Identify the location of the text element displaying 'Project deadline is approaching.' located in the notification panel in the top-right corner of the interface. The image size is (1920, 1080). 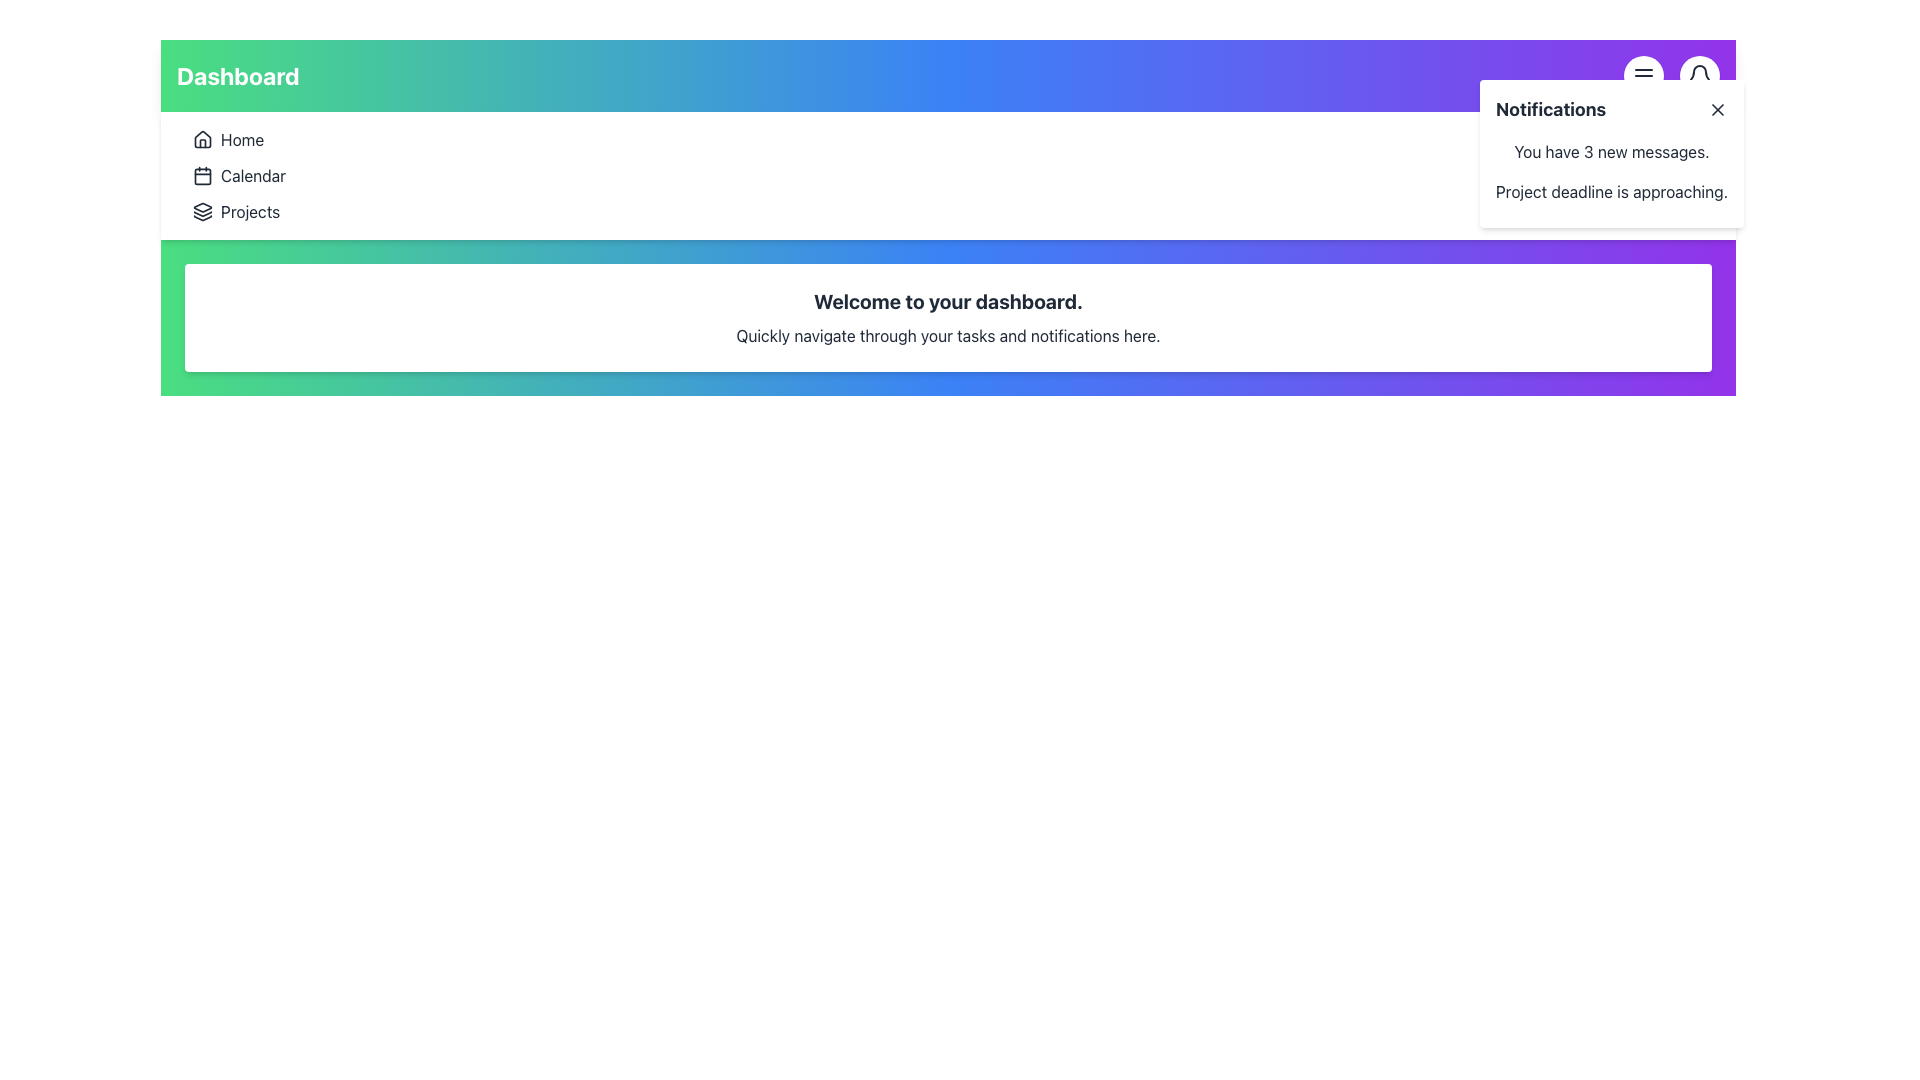
(1612, 192).